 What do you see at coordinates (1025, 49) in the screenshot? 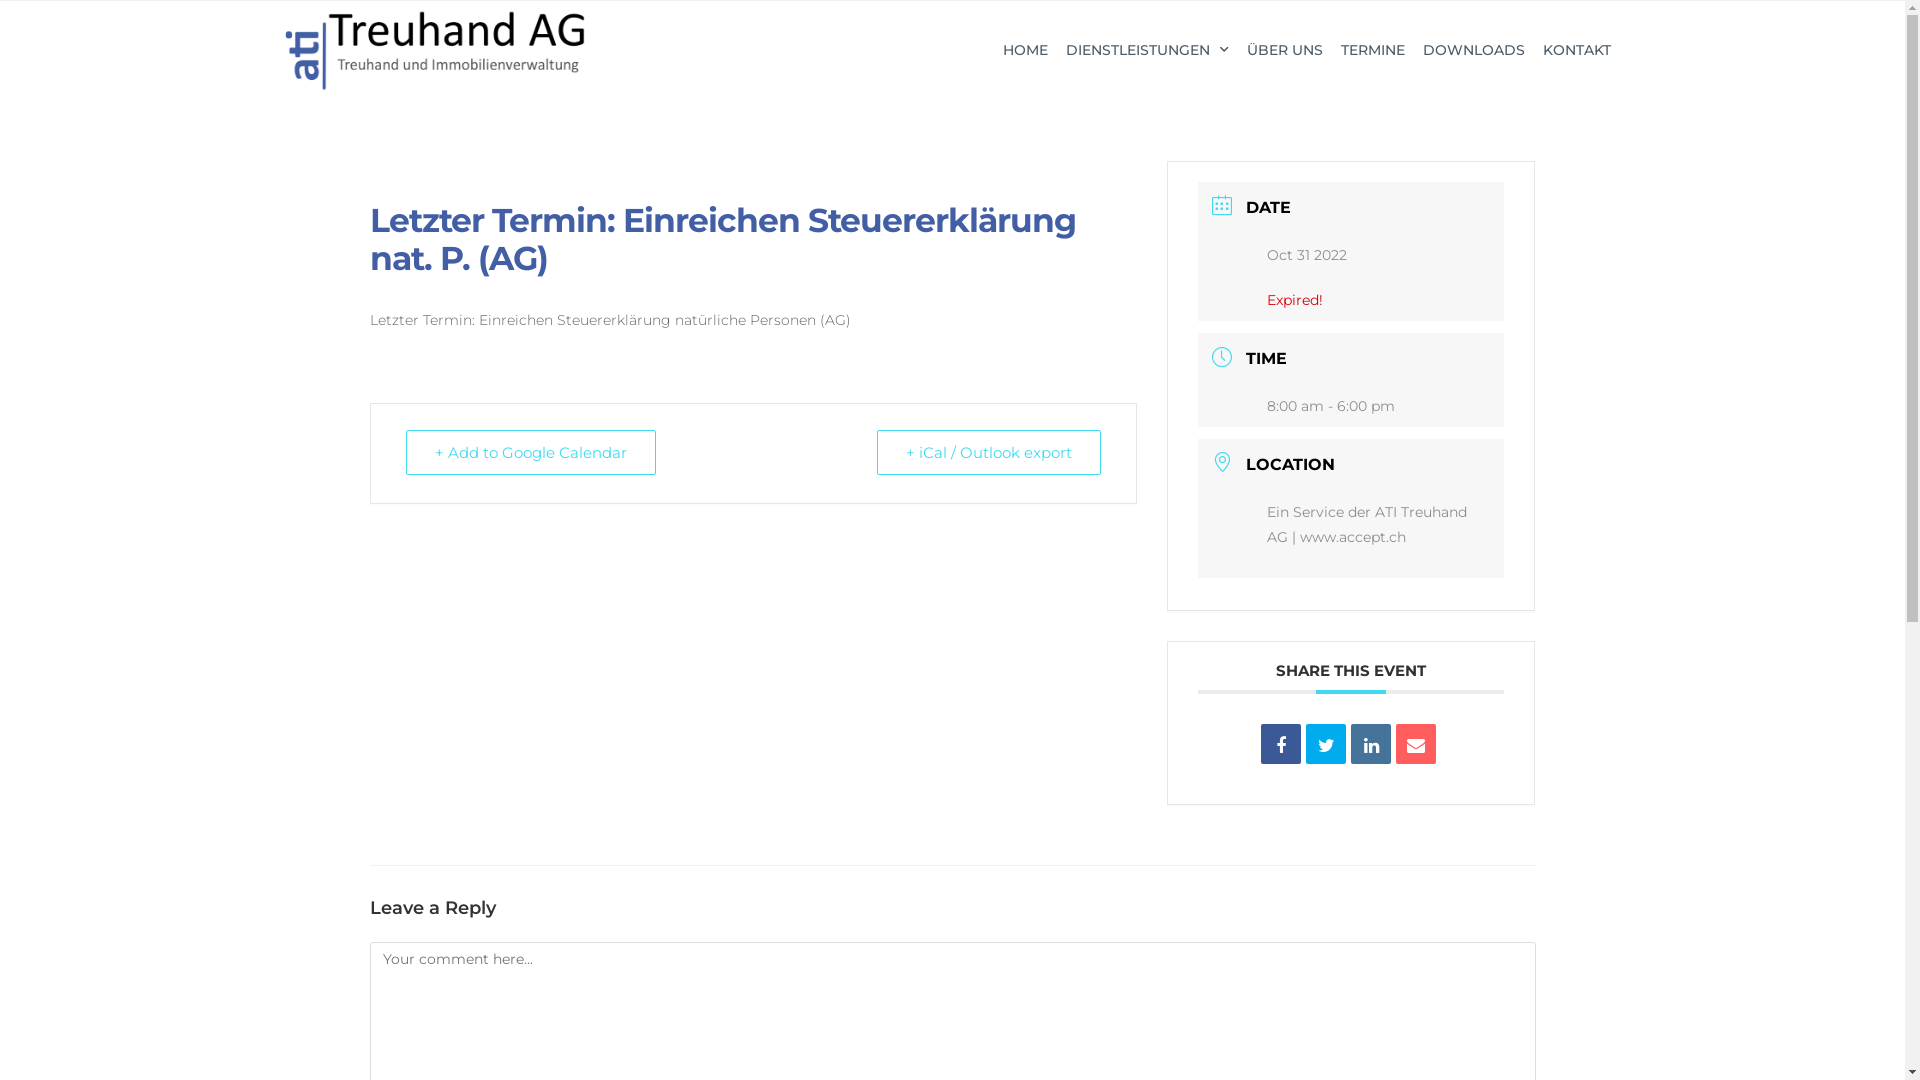
I see `'HOME'` at bounding box center [1025, 49].